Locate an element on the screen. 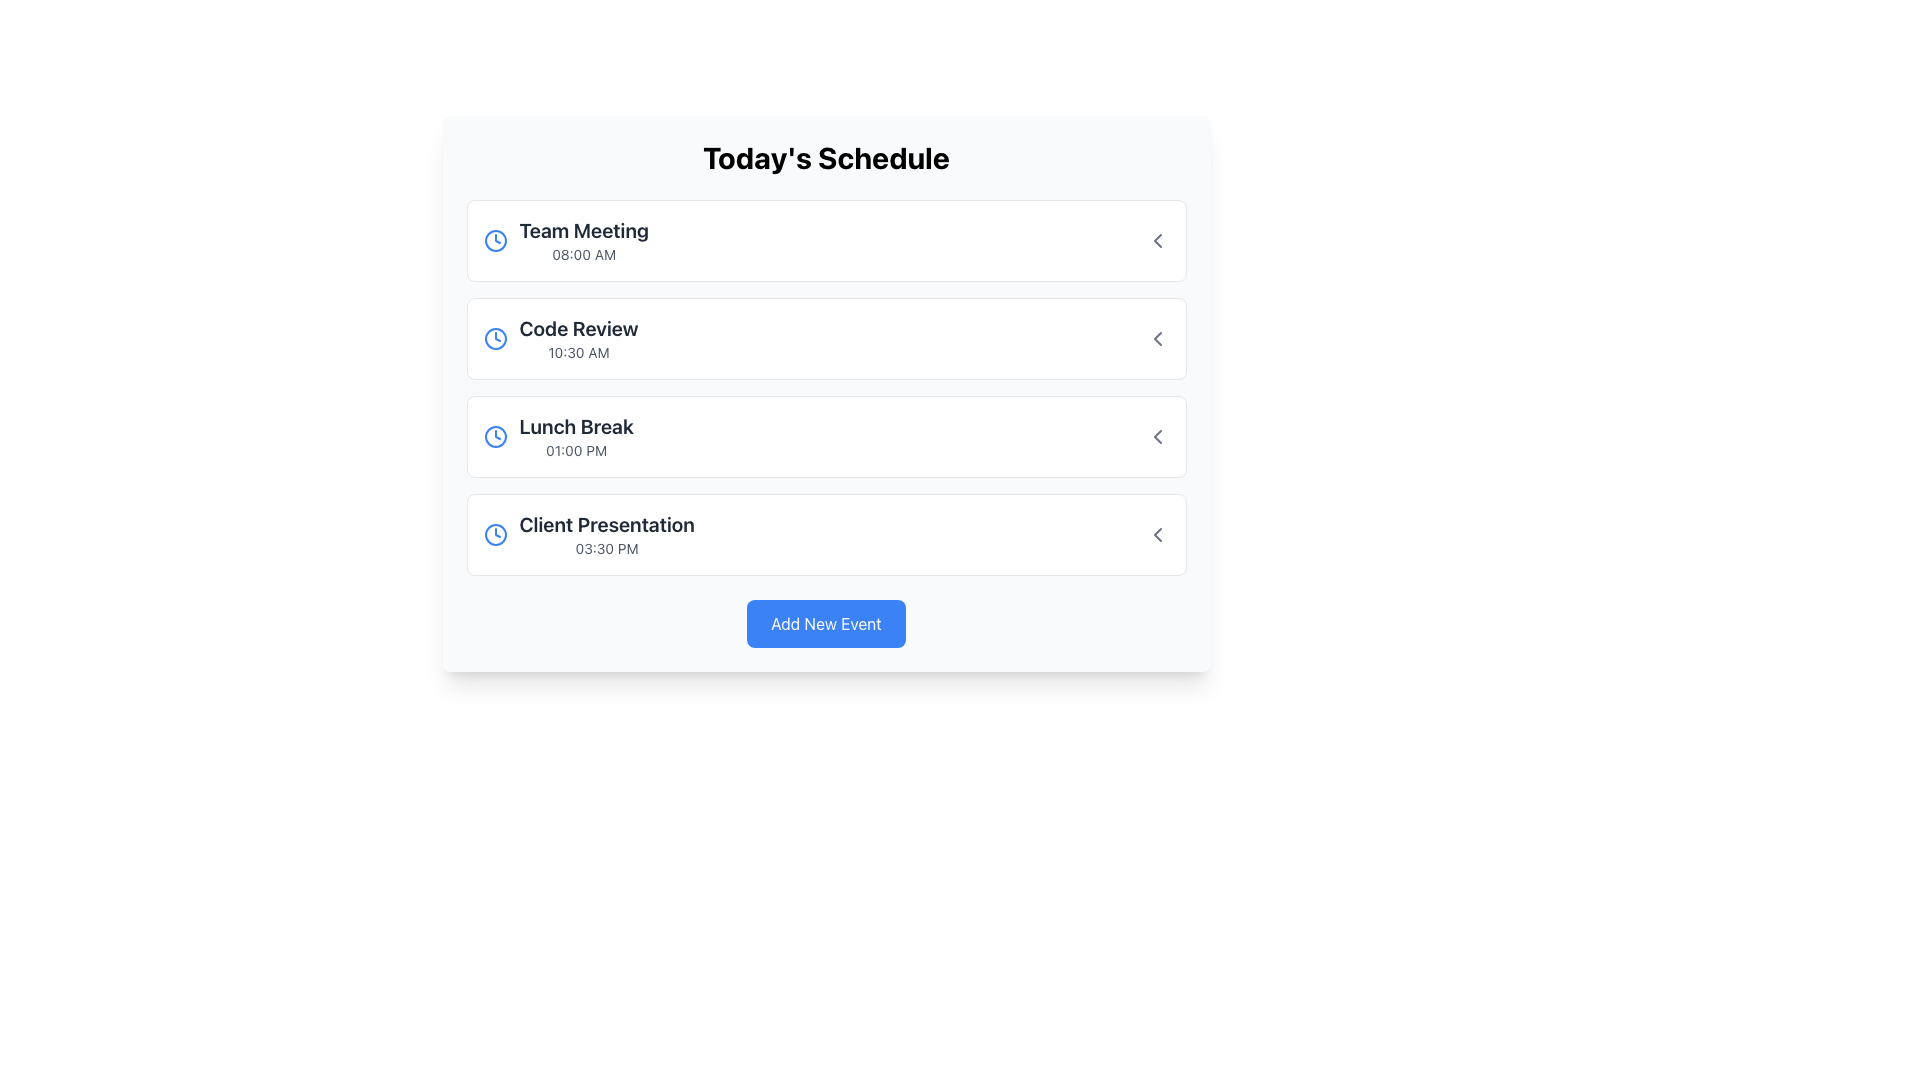 The width and height of the screenshot is (1920, 1080). the chevron icon located on the right side of the 'Lunch Break' scheduled event is located at coordinates (1157, 435).